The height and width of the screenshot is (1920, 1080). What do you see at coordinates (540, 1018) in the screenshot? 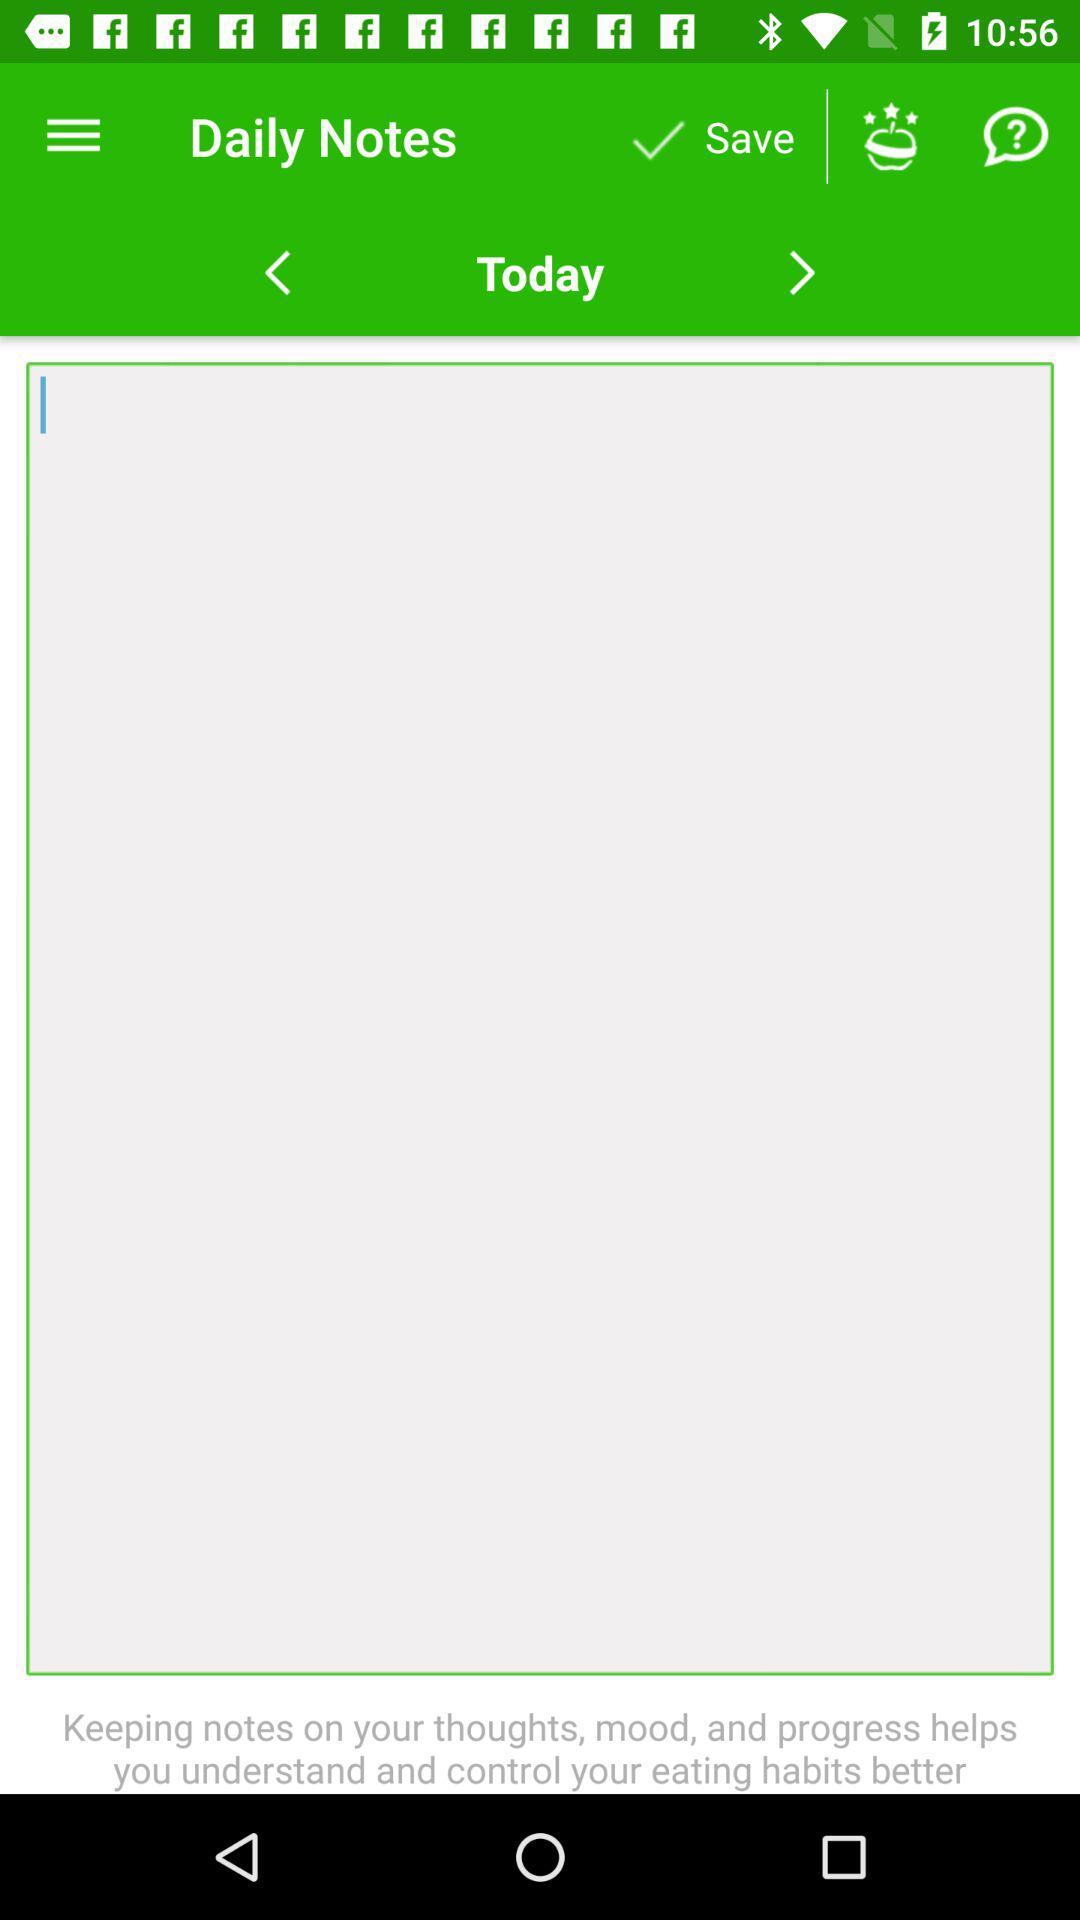
I see `icon at the center` at bounding box center [540, 1018].